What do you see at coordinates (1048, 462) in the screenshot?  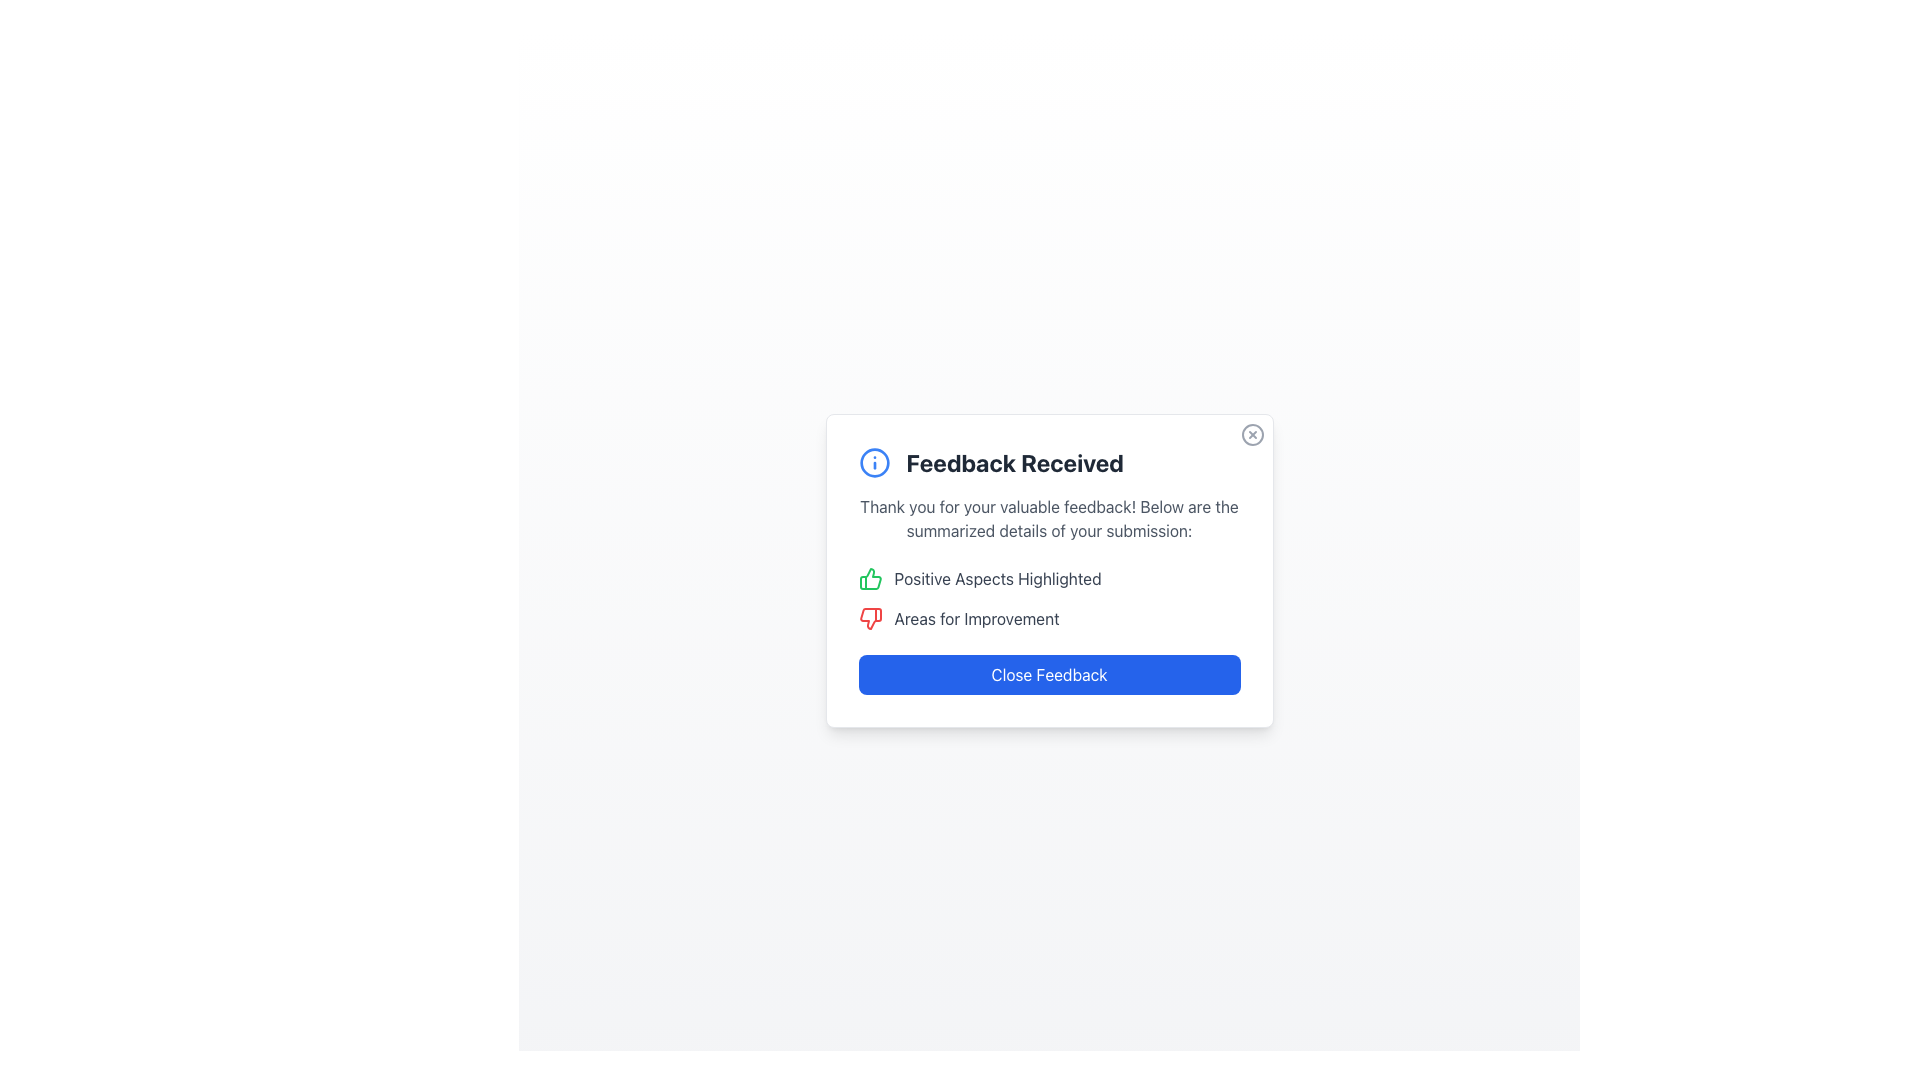 I see `the heading element that serves as the title for the feedback modal, located at the top section of the centered card` at bounding box center [1048, 462].